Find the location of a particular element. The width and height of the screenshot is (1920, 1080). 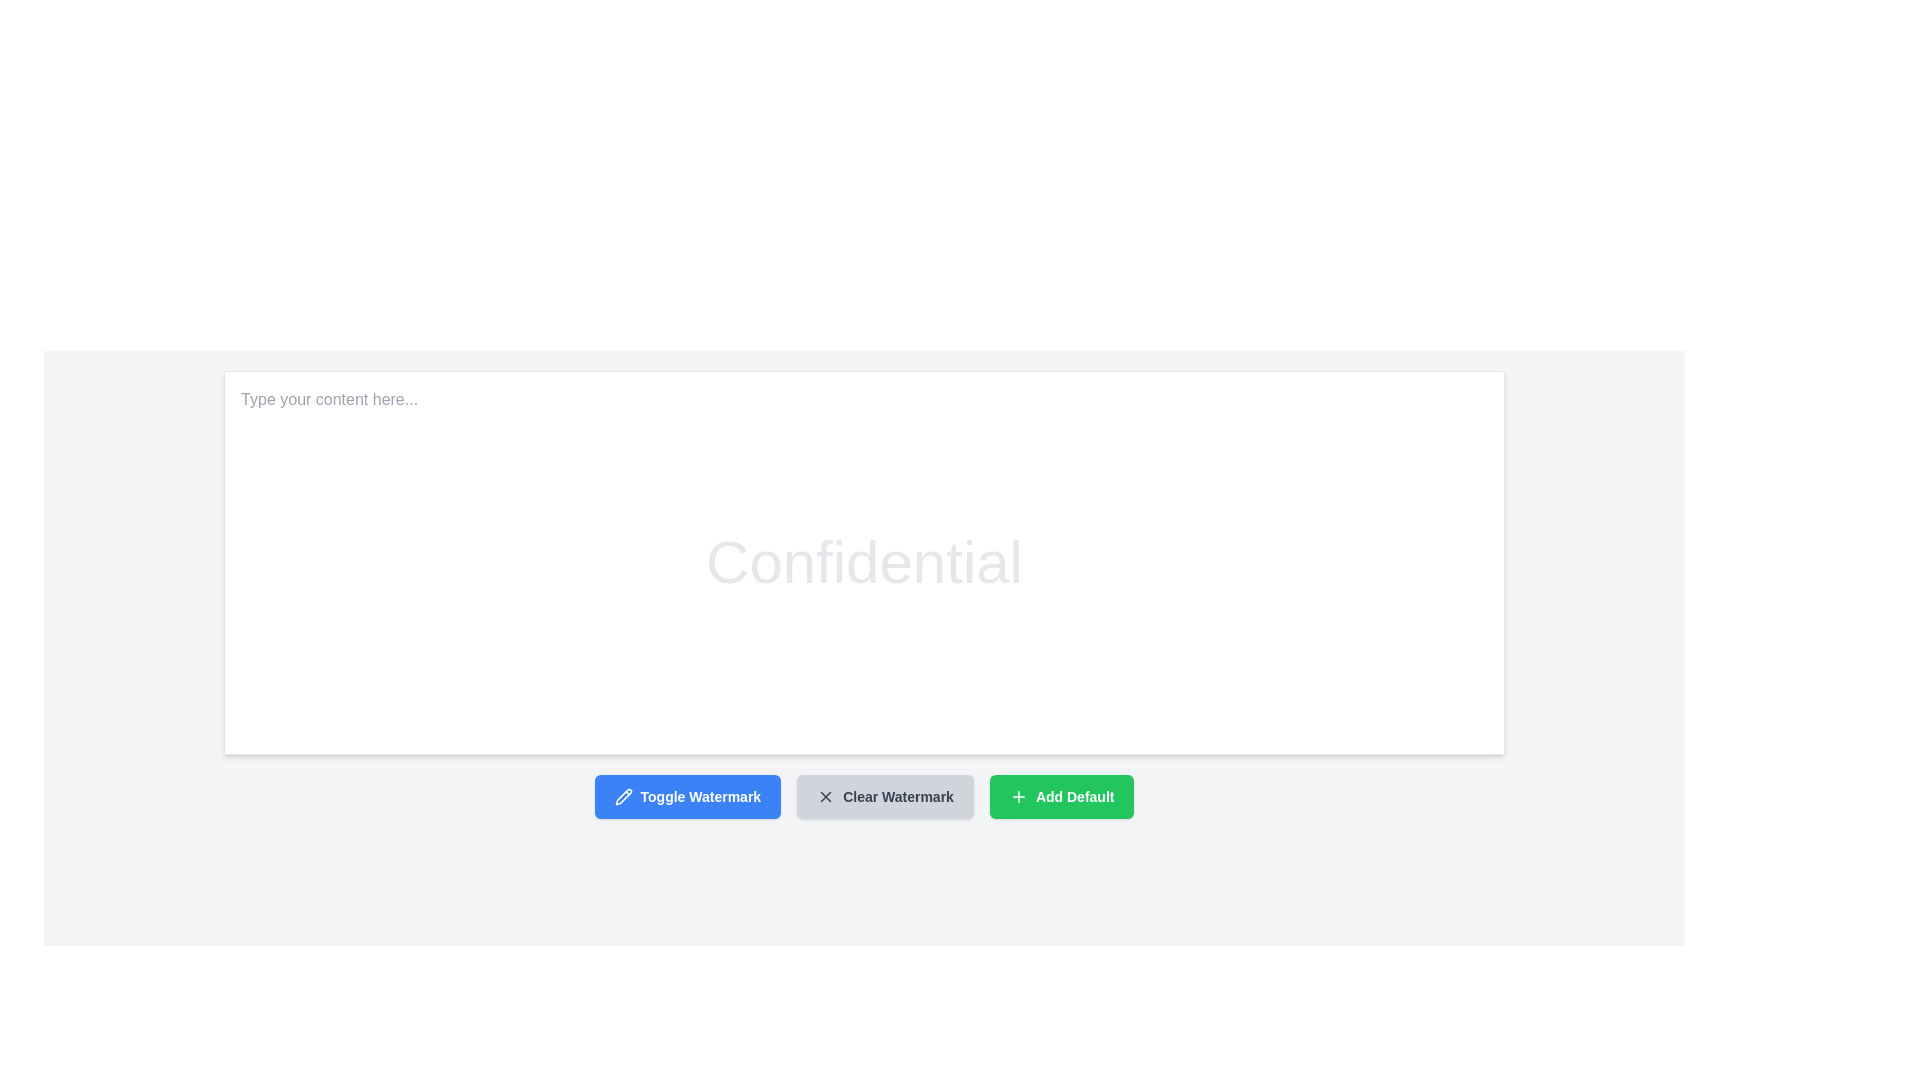

the first button in the row of three buttons at the bottom of the interface is located at coordinates (687, 796).